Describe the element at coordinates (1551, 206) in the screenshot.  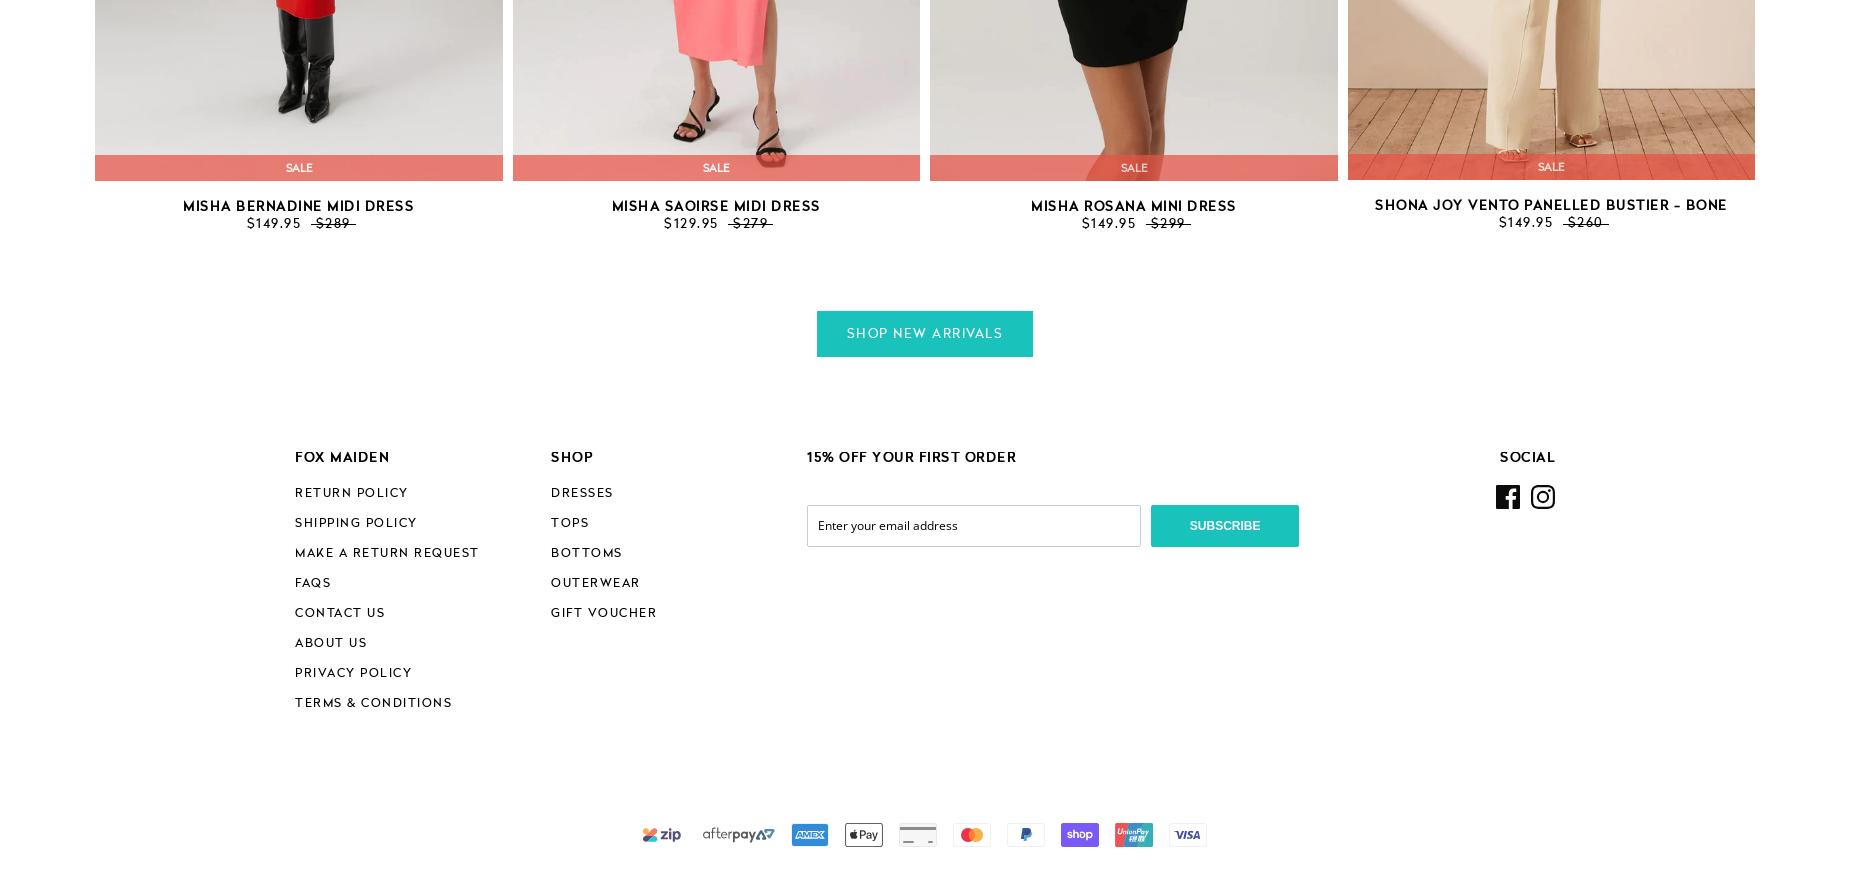
I see `'SHONA JOY VENTO PANELLED BUSTIER - BONE'` at that location.